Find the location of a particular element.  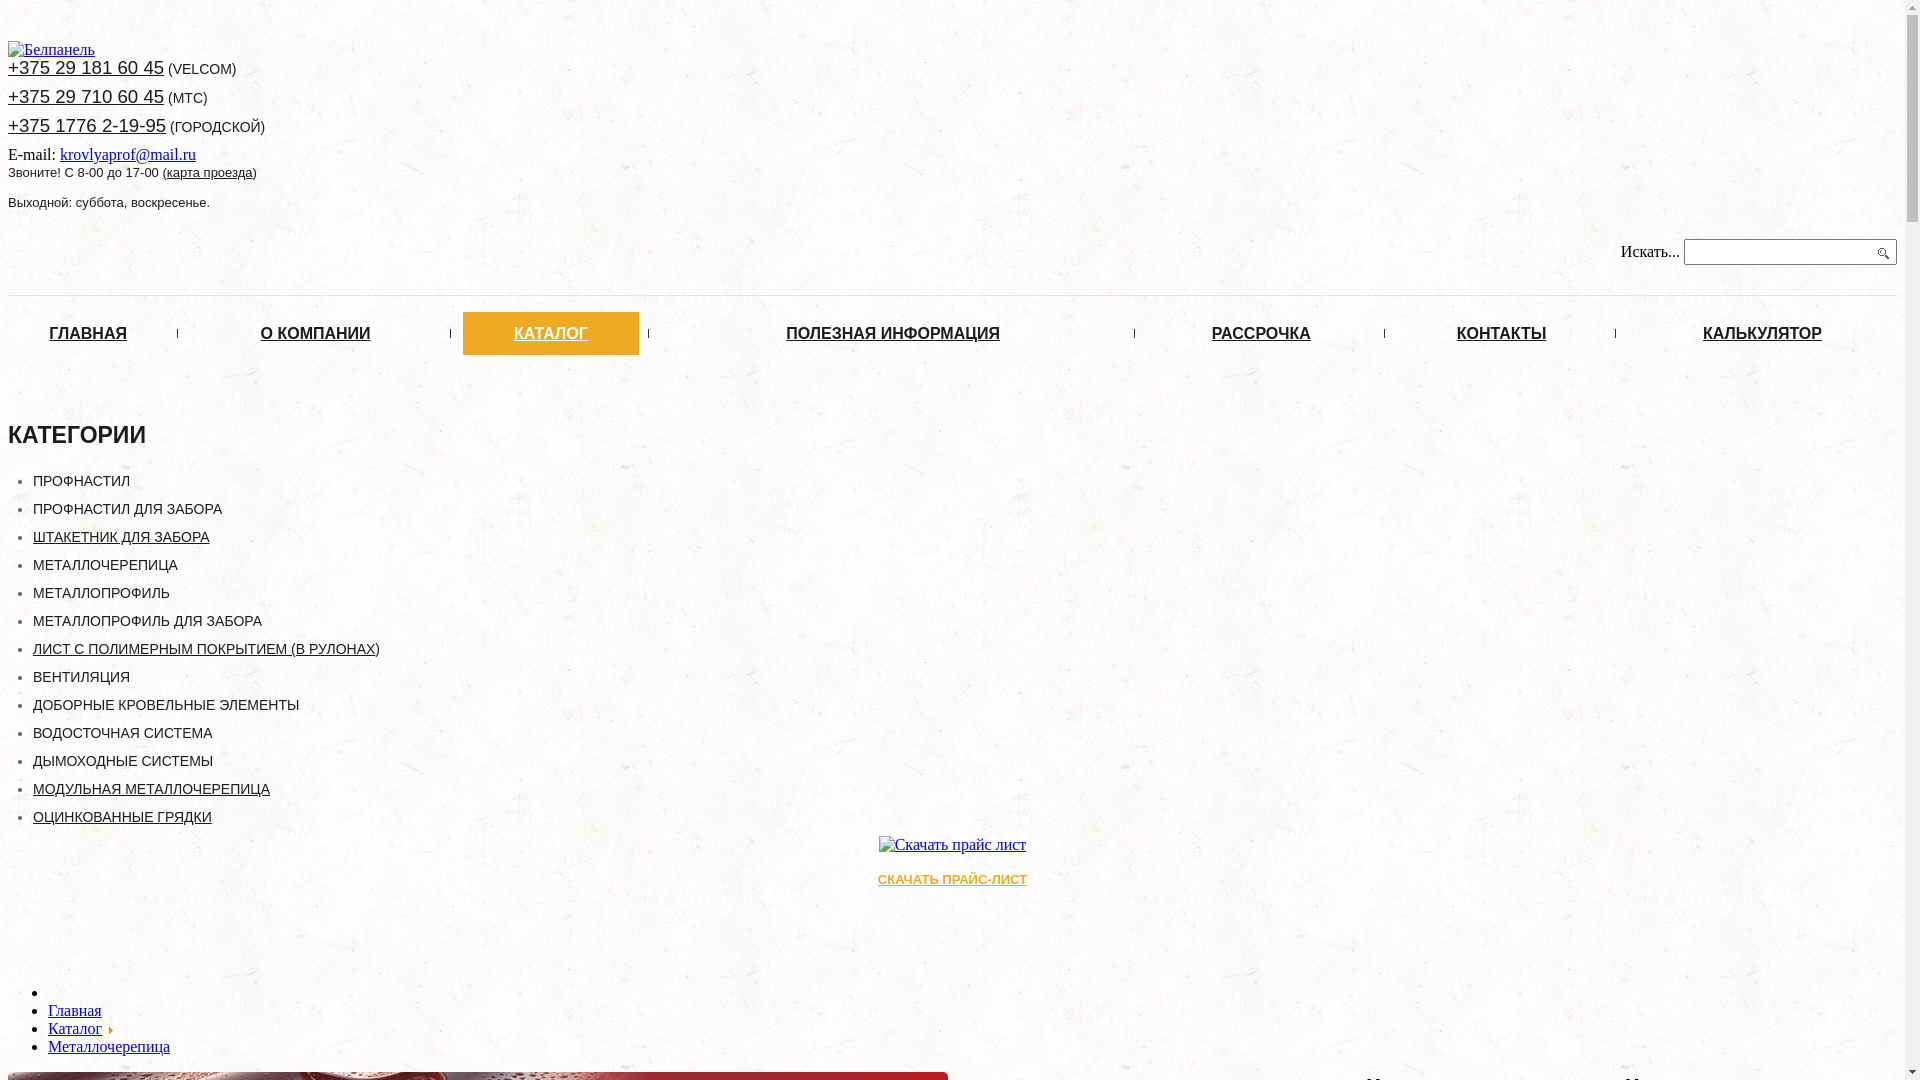

'+375 1776 2-19-95' is located at coordinates (85, 125).